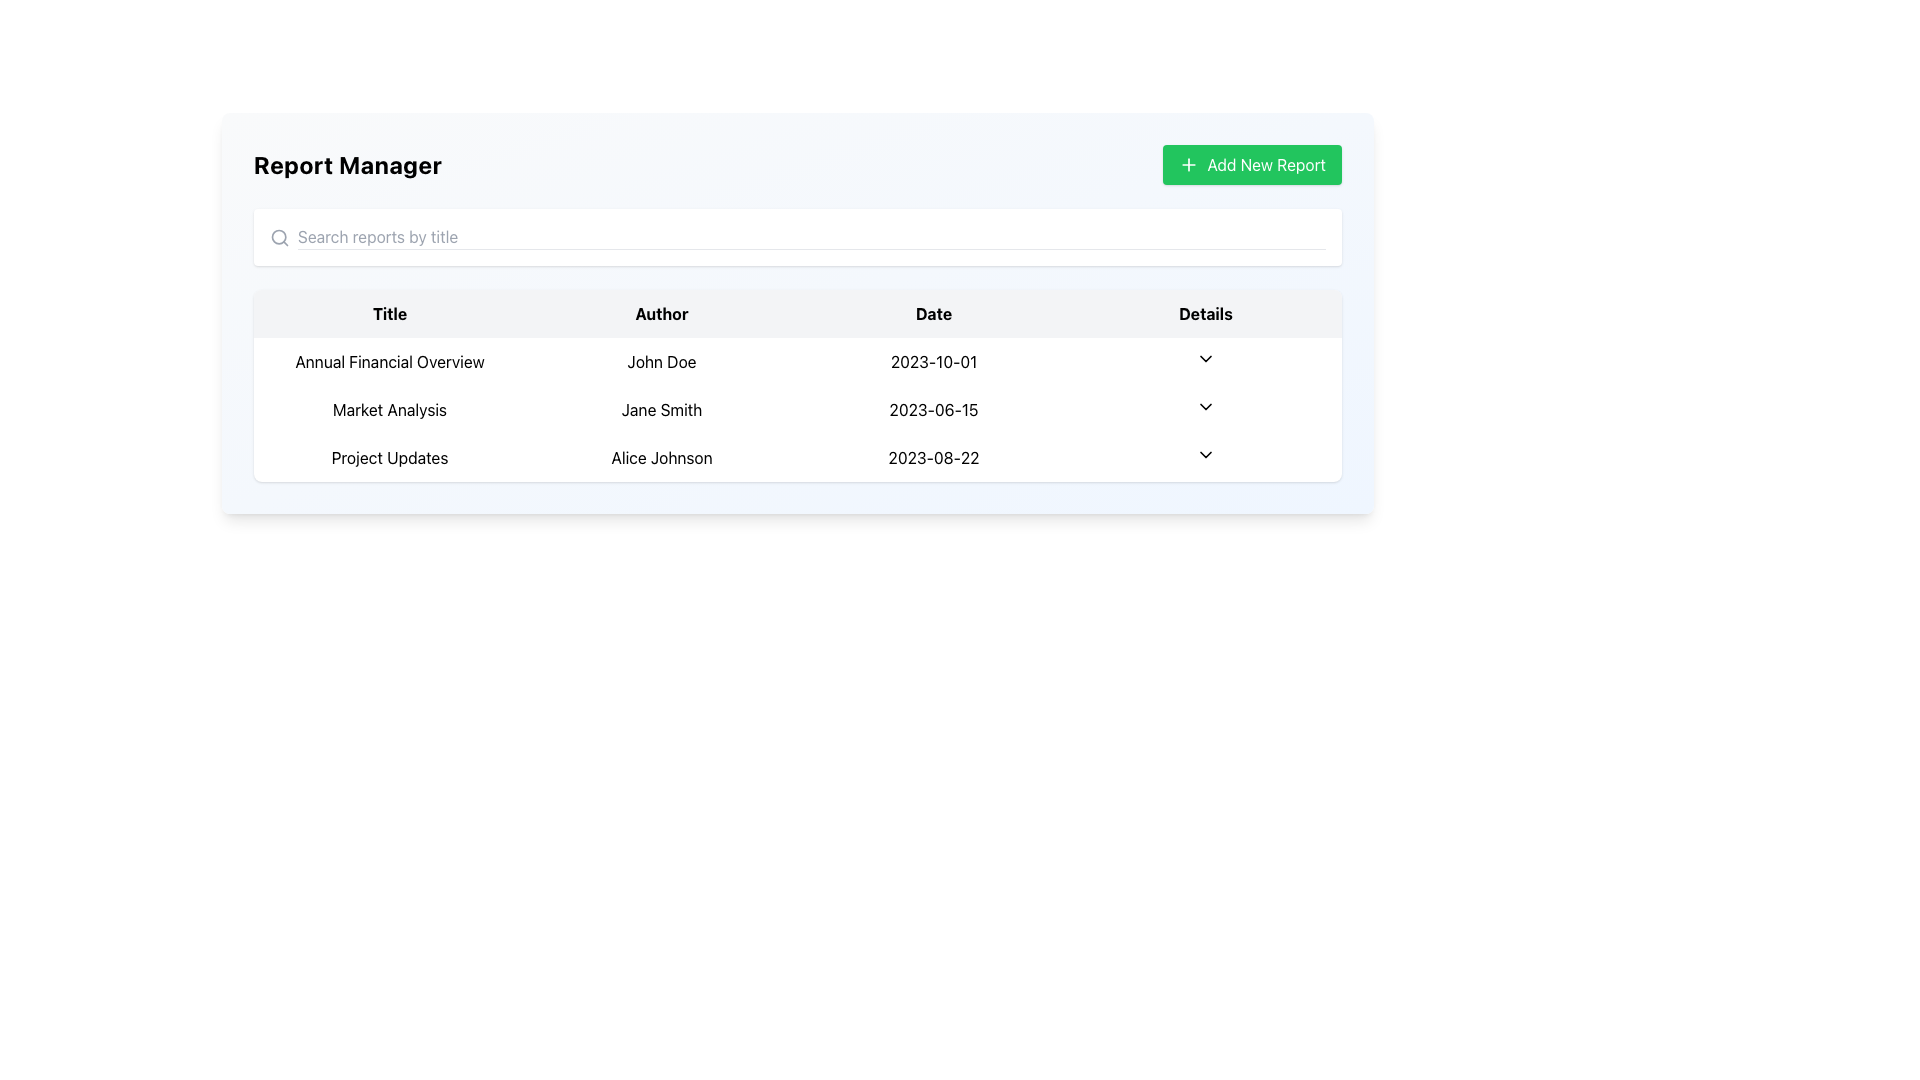 Image resolution: width=1920 pixels, height=1080 pixels. I want to click on the inner circle of the magnifying glass icon, which is gray and located to the left of the 'Search reports by title' input field, so click(278, 235).